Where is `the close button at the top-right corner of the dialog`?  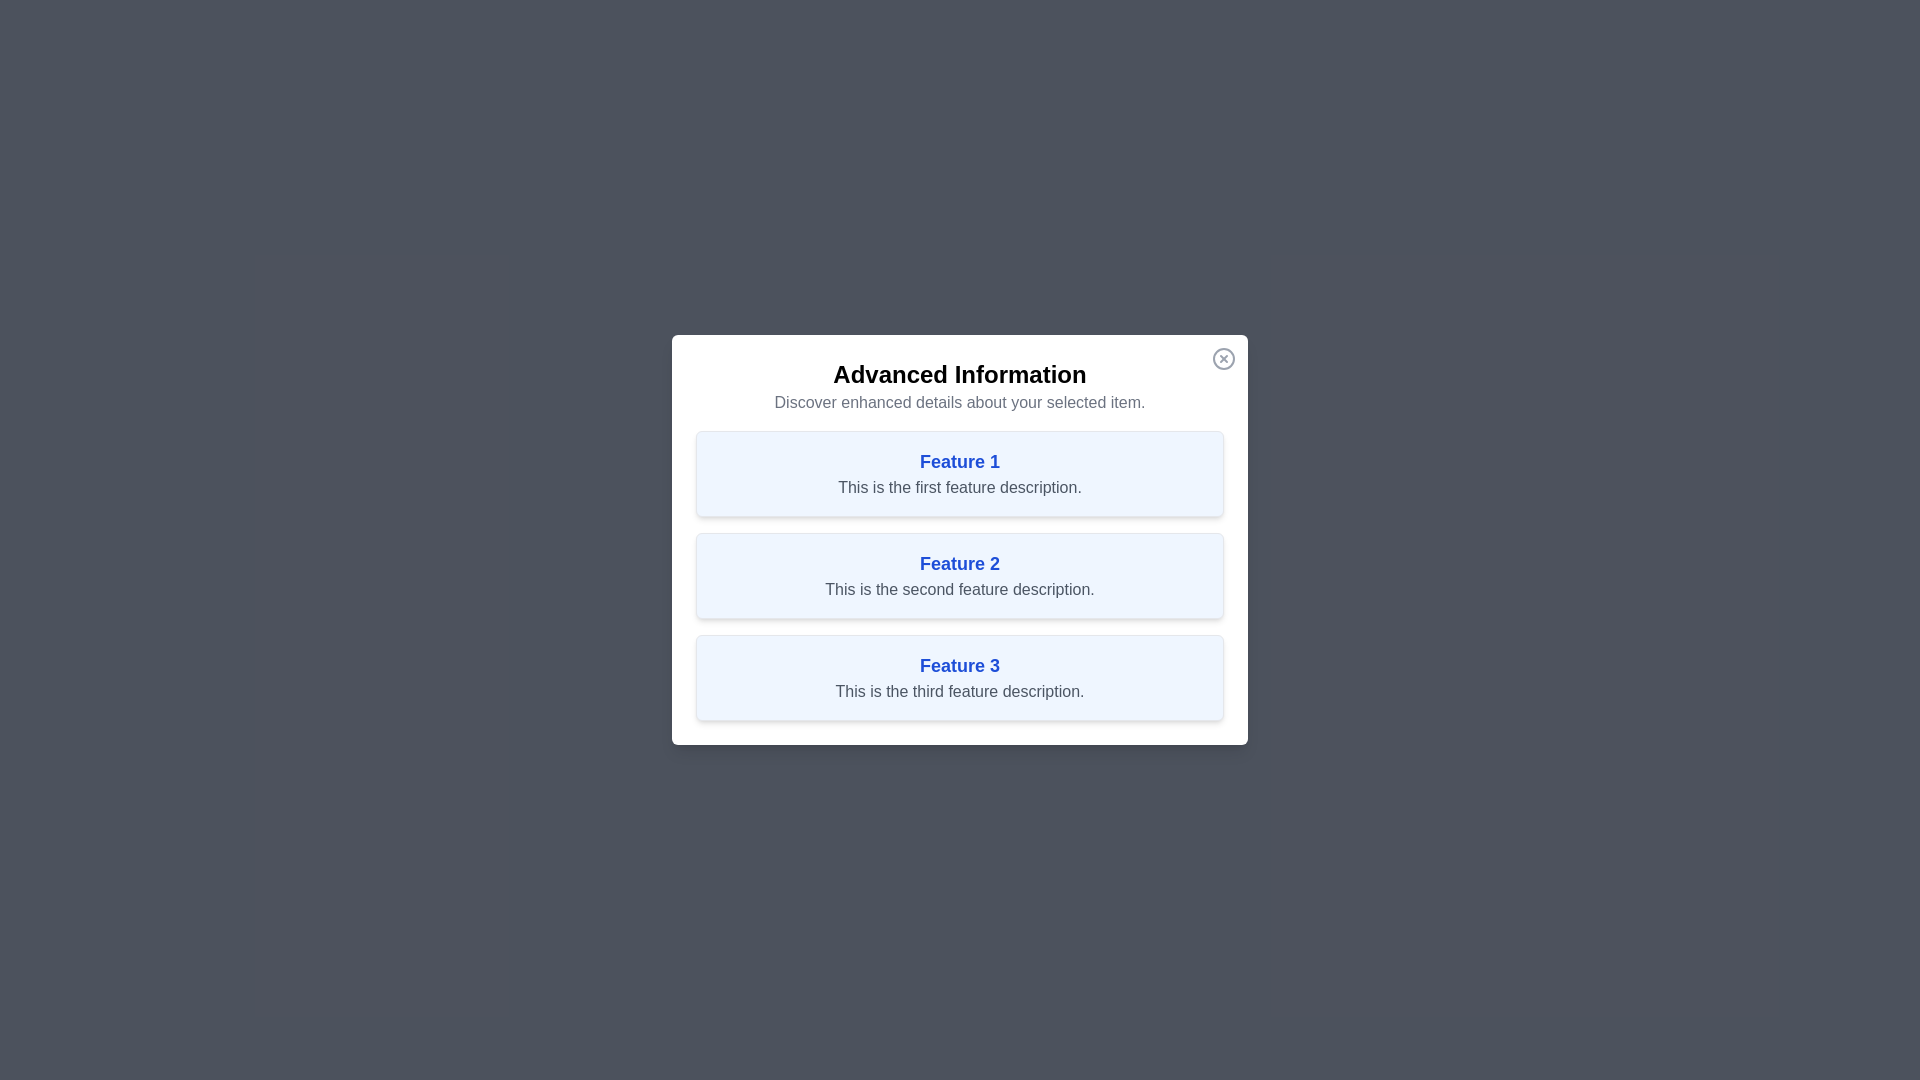 the close button at the top-right corner of the dialog is located at coordinates (1223, 357).